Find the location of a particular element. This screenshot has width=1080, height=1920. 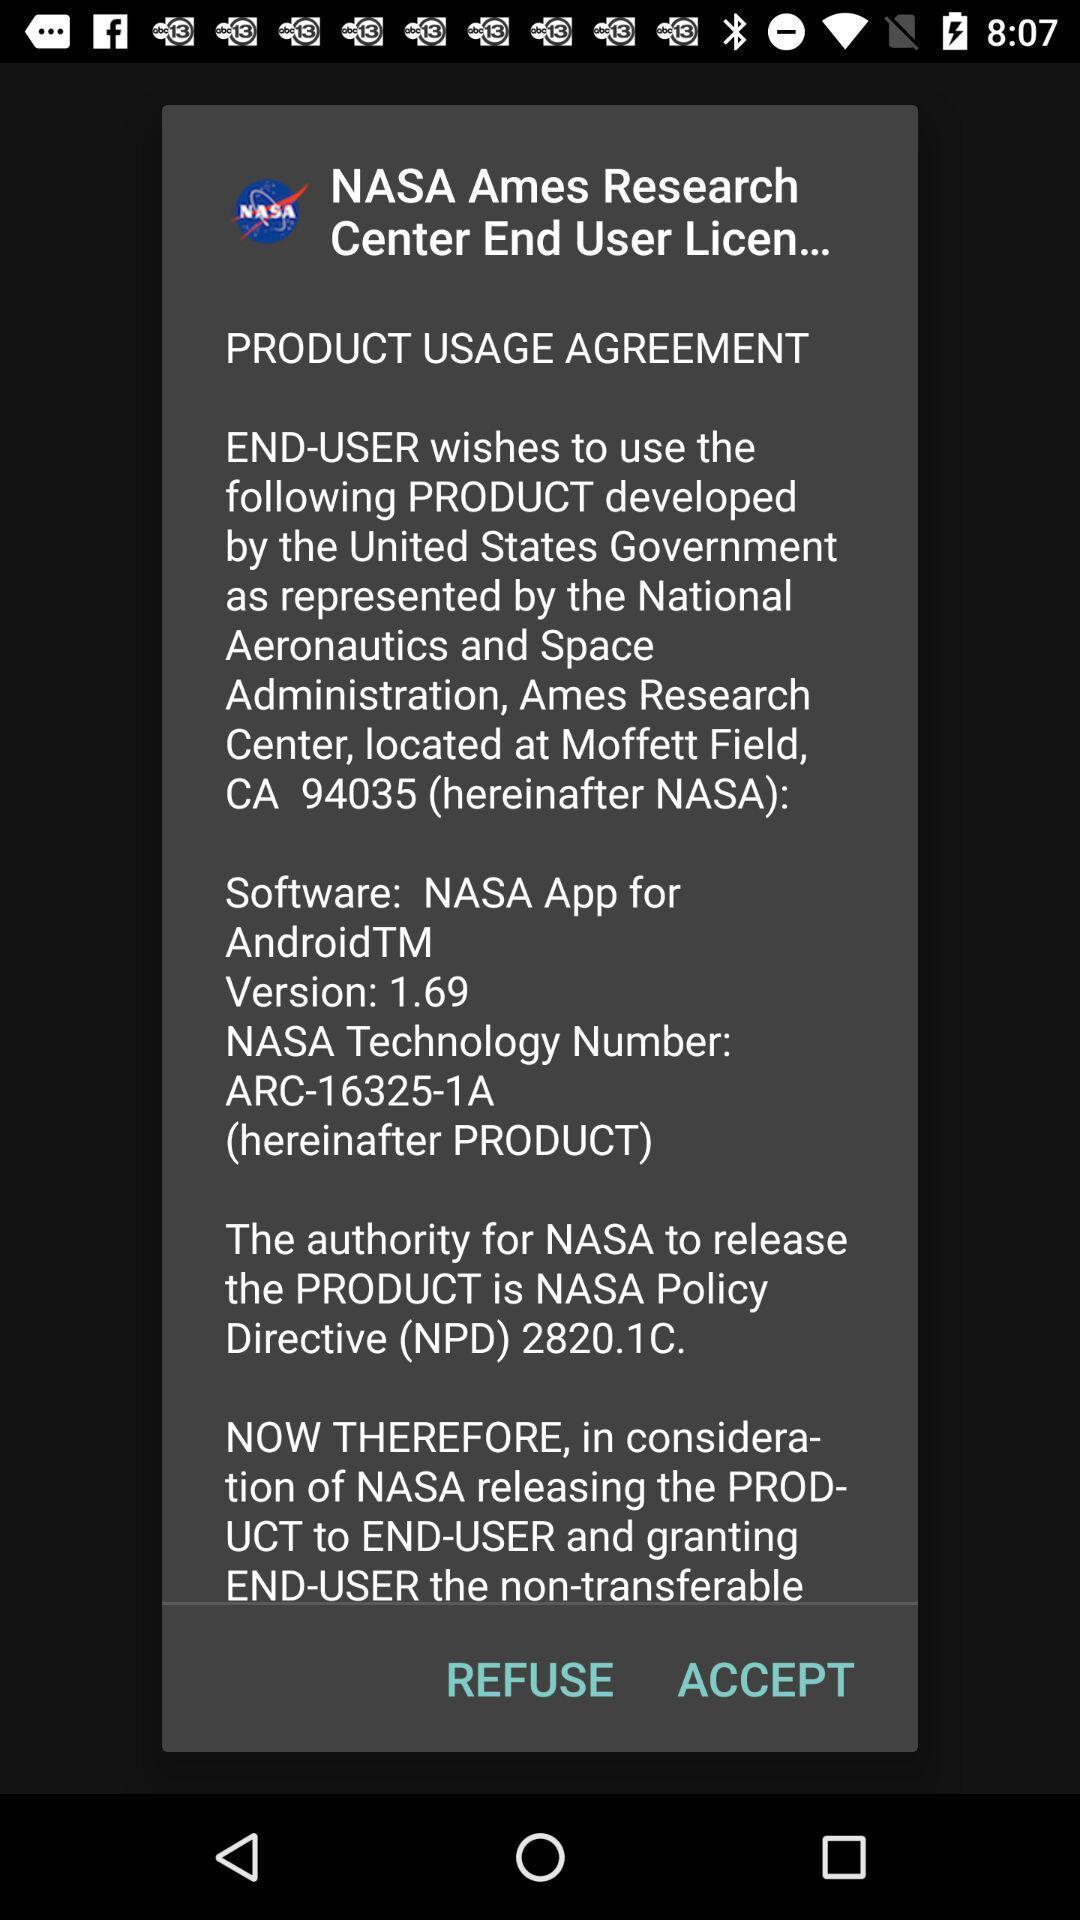

the icon below product usage agreement is located at coordinates (765, 1678).